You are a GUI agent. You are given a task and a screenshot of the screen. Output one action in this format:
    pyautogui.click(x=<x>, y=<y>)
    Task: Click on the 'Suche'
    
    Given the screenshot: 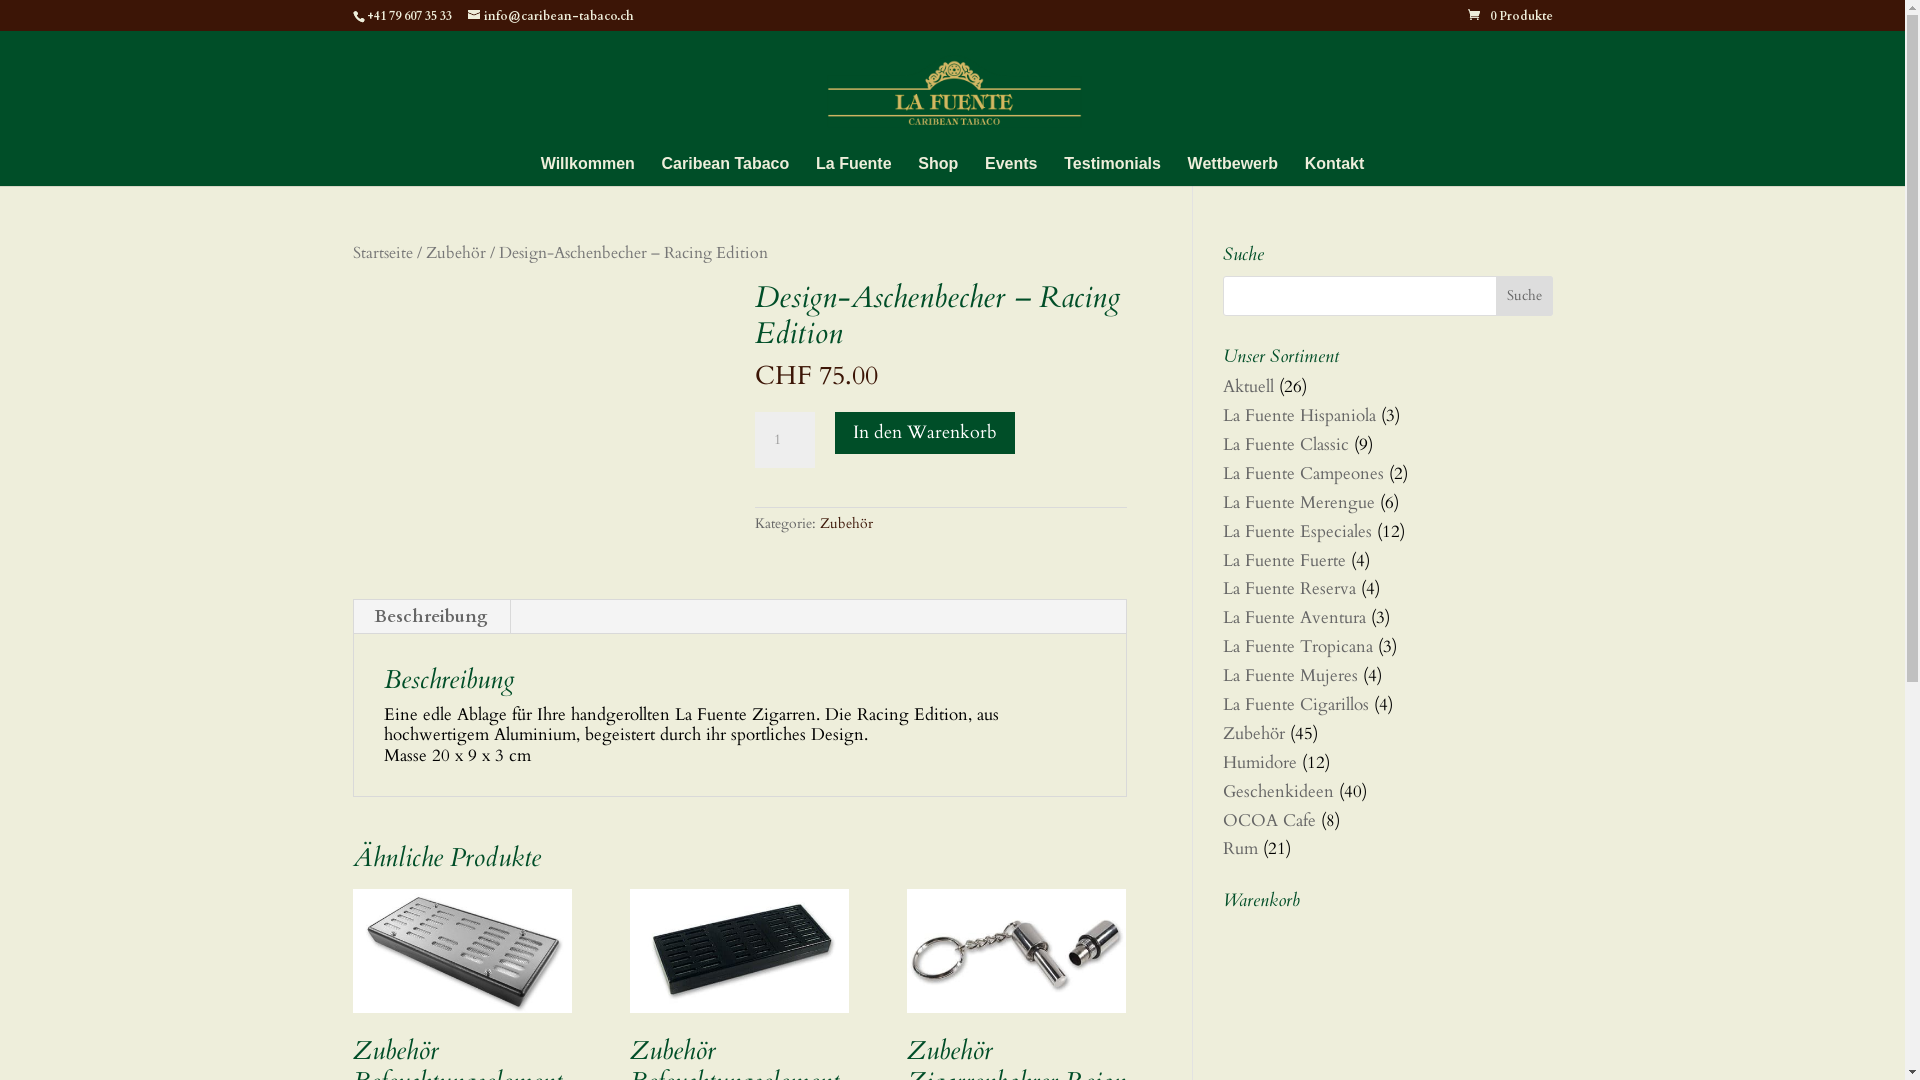 What is the action you would take?
    pyautogui.click(x=1523, y=296)
    